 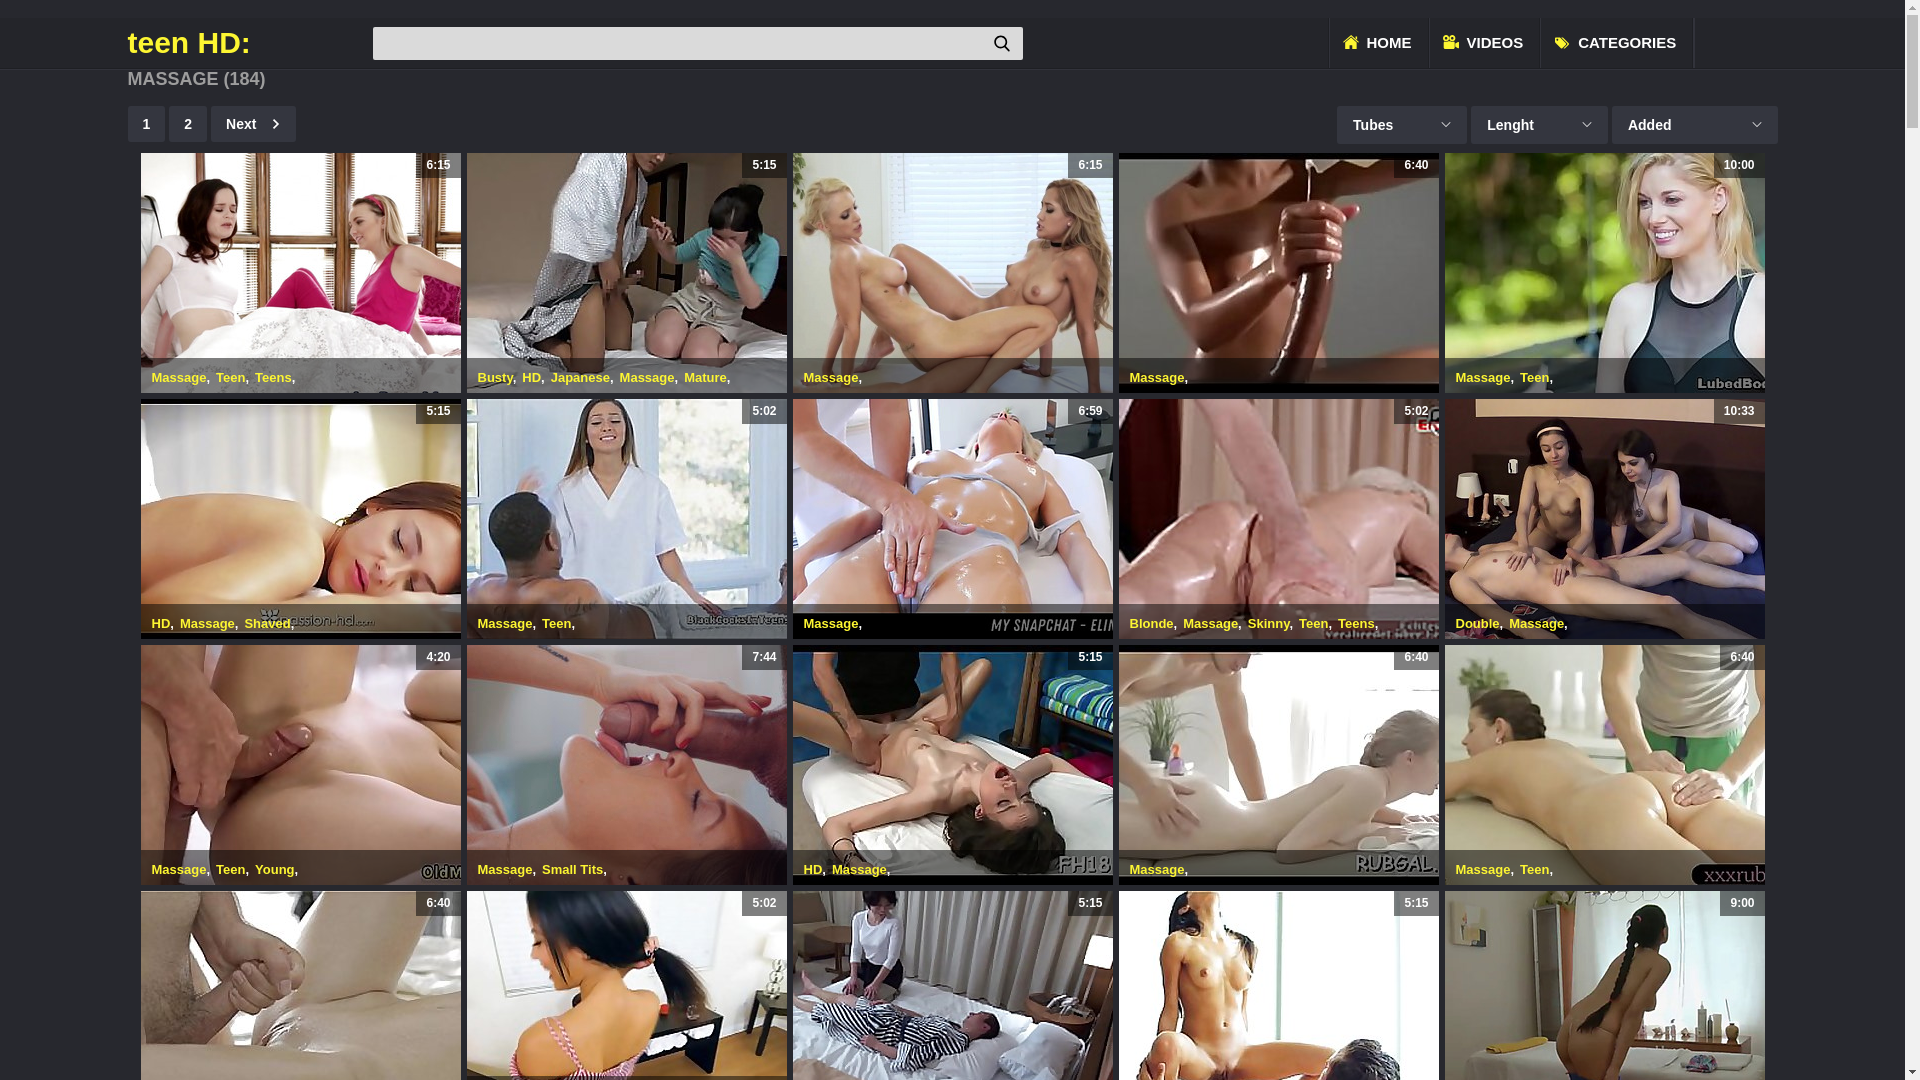 I want to click on 'VIDEOS', so click(x=1429, y=42).